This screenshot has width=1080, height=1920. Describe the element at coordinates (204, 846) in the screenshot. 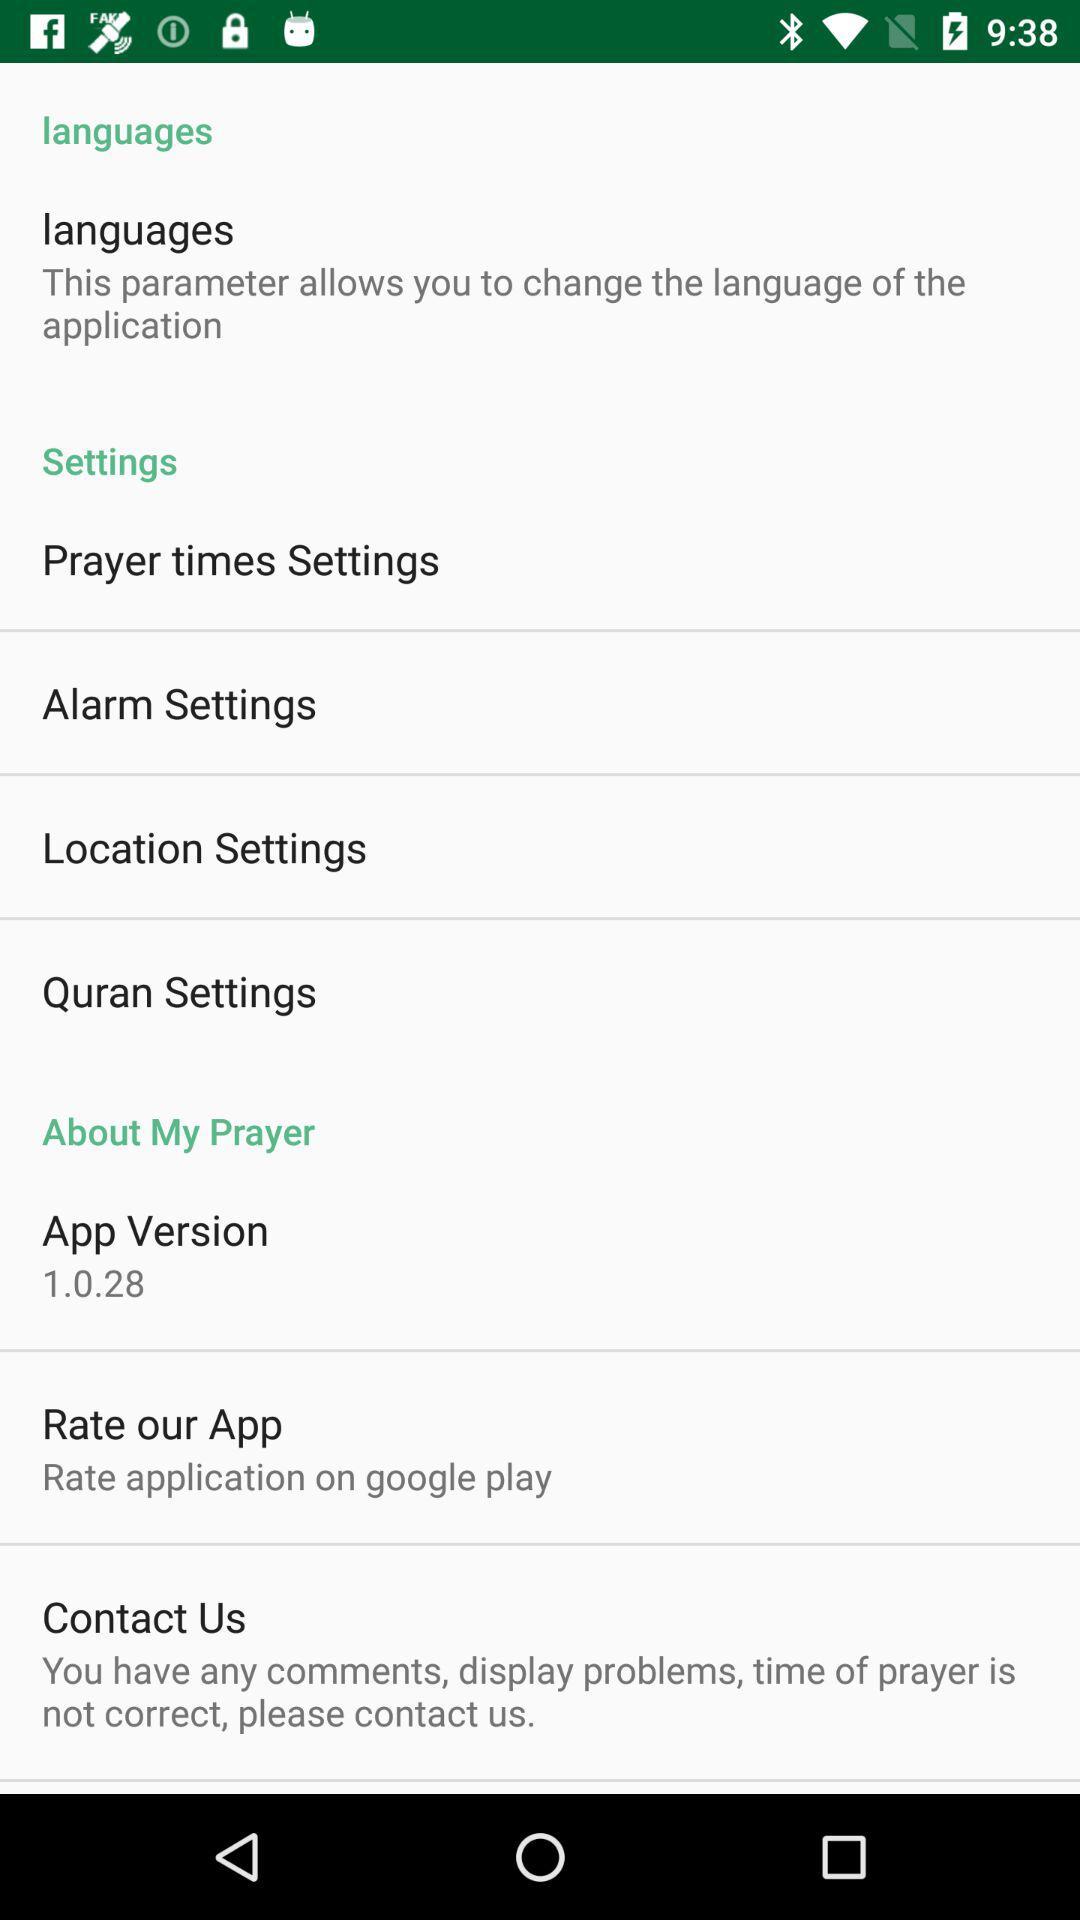

I see `icon below alarm settings item` at that location.